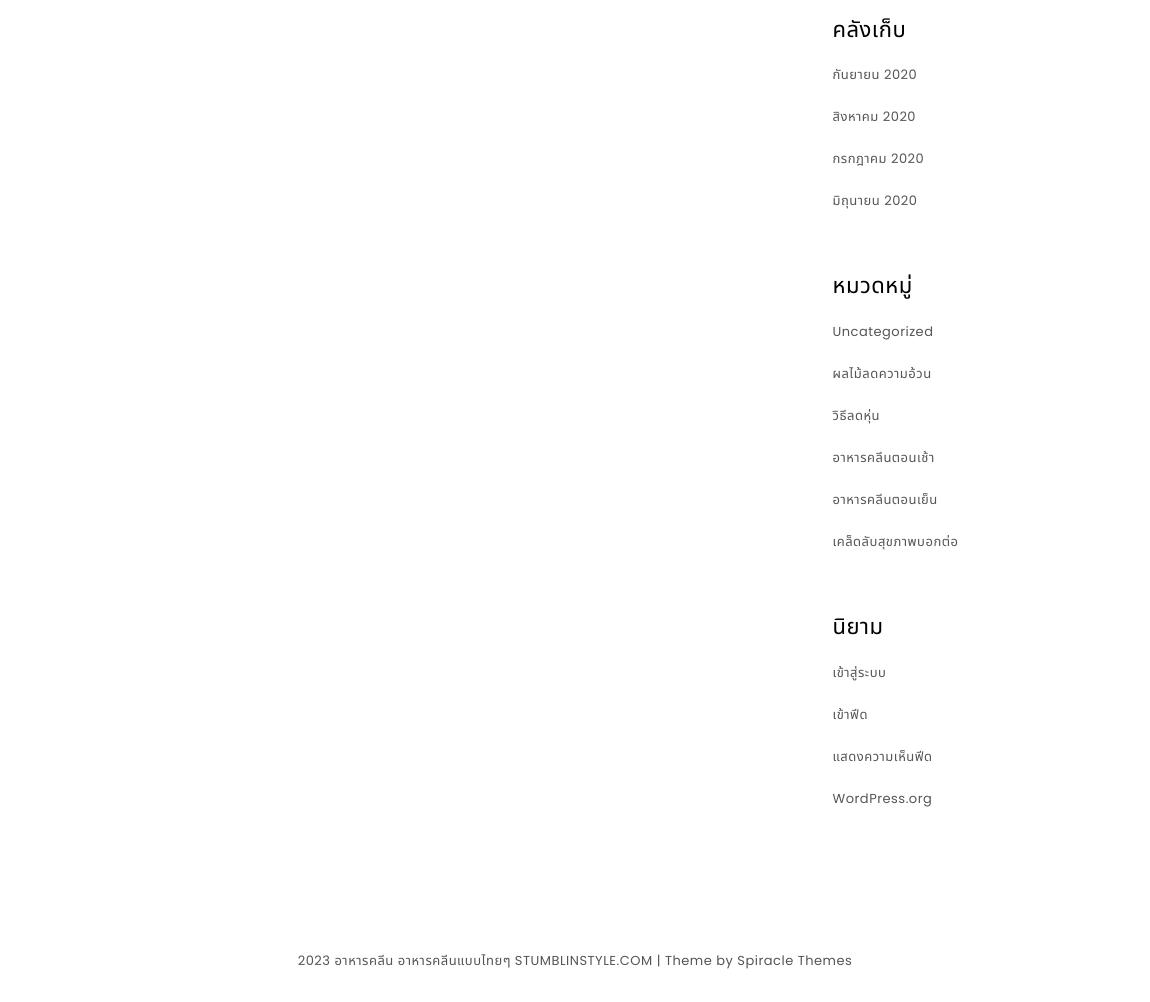 The image size is (1150, 1002). I want to click on 'อาหารคลีน อาหารคลีนแบบไทยๆ STUMBLINSTYLE.COM', so click(493, 958).